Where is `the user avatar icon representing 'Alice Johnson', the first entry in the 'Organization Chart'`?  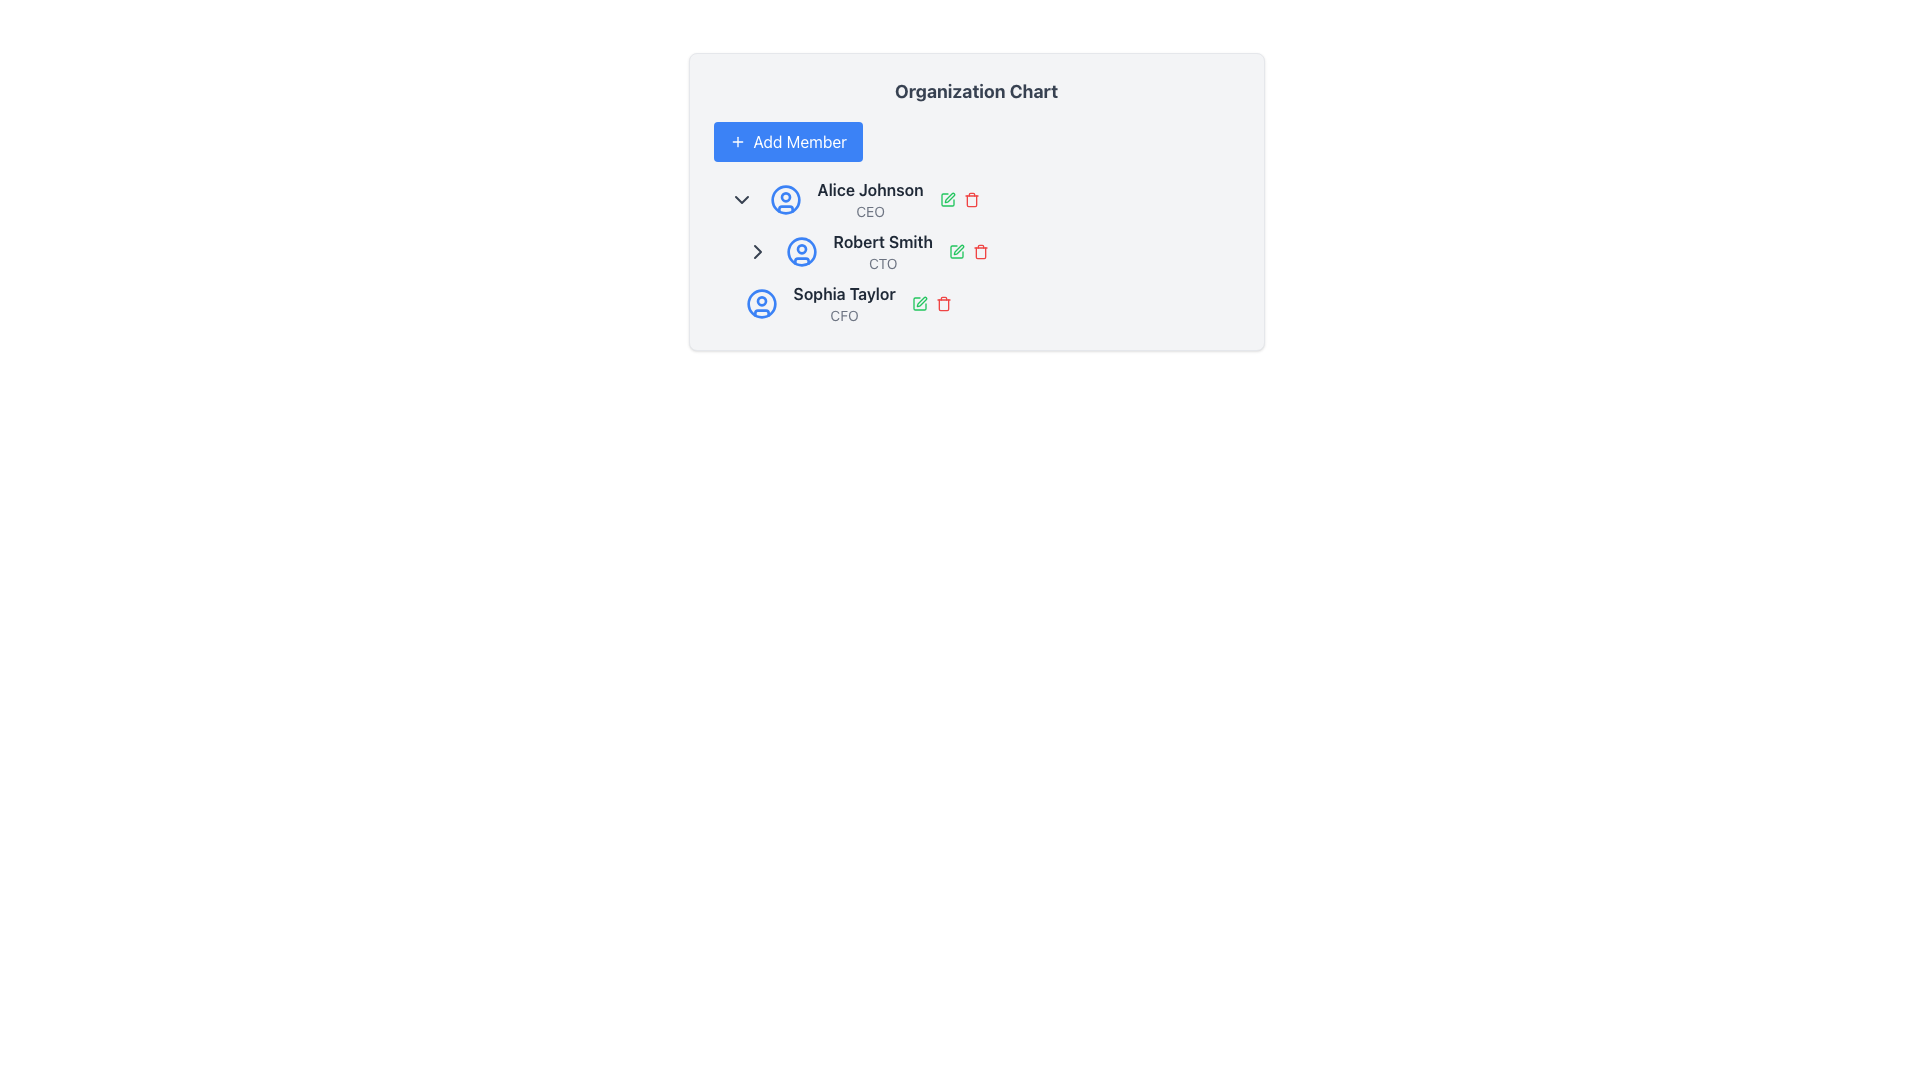 the user avatar icon representing 'Alice Johnson', the first entry in the 'Organization Chart' is located at coordinates (784, 200).